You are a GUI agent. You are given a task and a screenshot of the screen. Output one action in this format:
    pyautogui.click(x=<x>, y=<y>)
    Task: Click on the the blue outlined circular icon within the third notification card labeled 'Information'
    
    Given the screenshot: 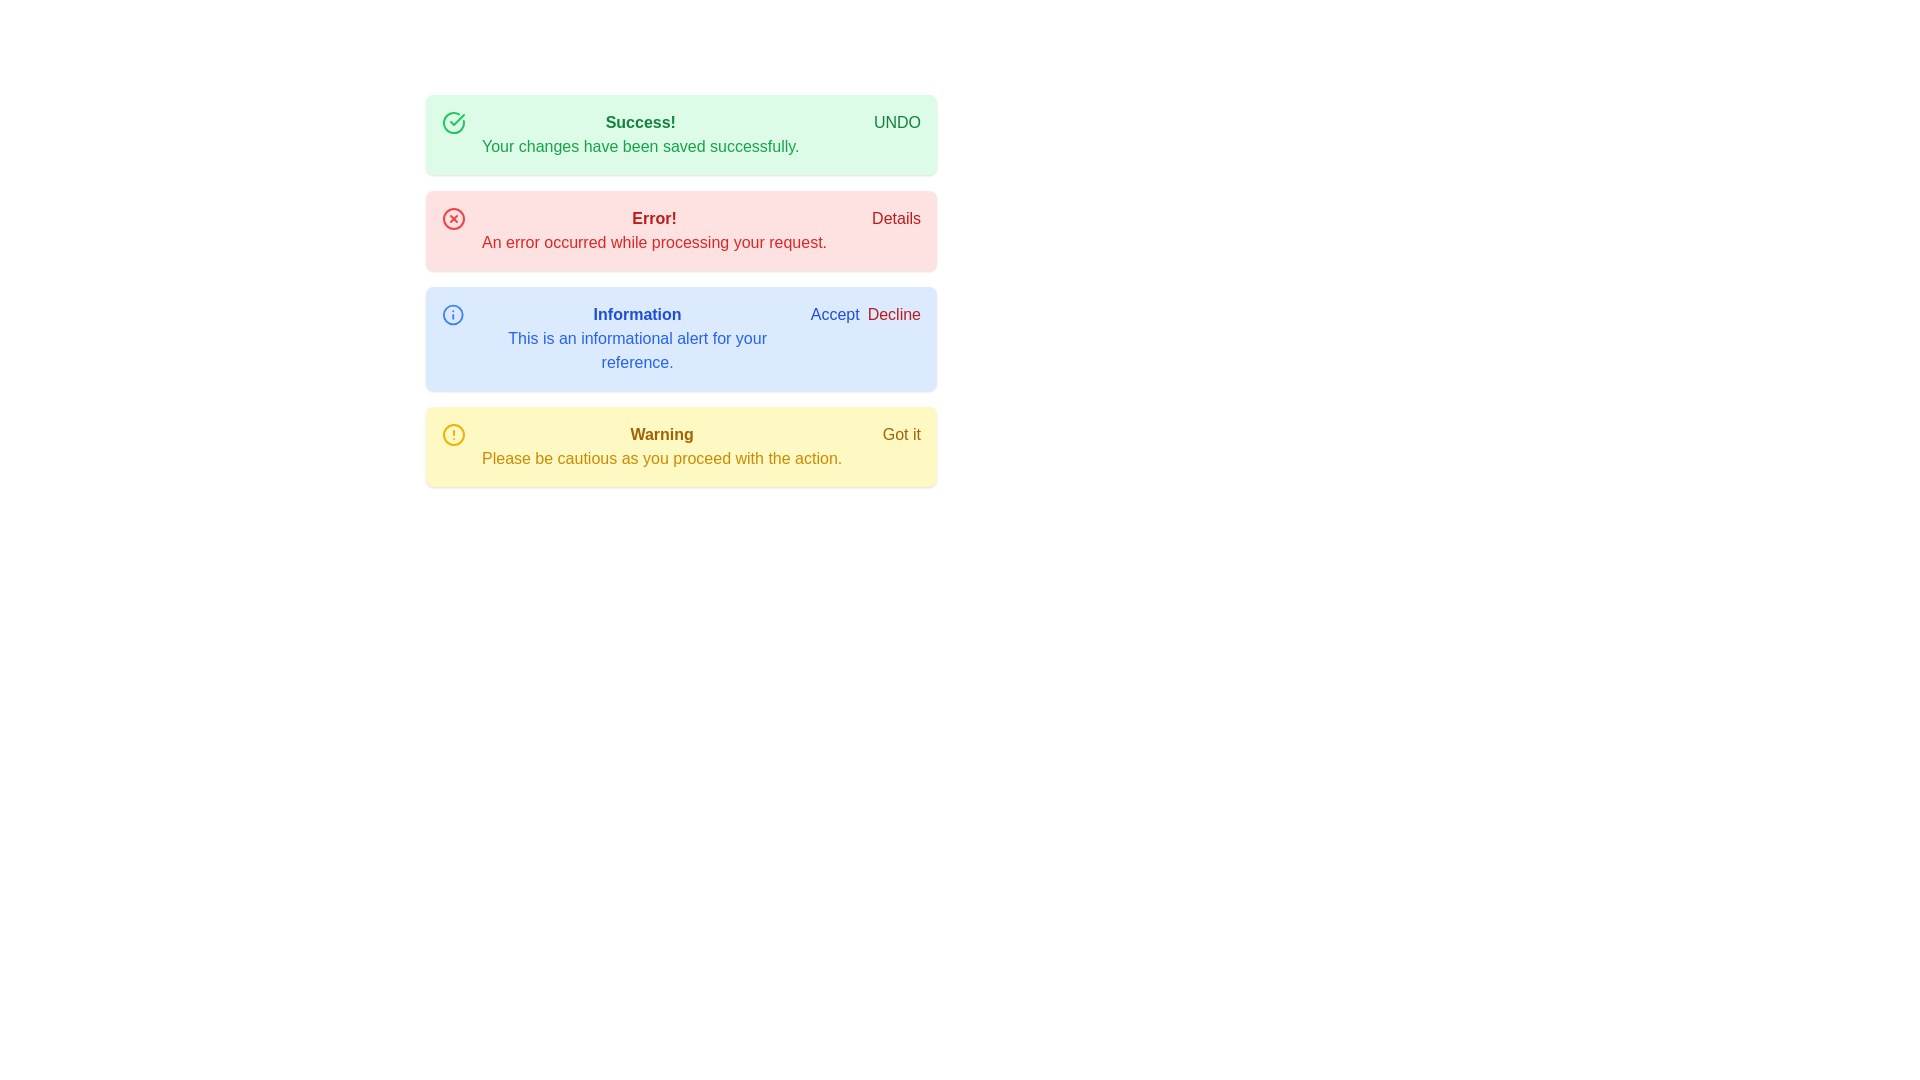 What is the action you would take?
    pyautogui.click(x=452, y=315)
    